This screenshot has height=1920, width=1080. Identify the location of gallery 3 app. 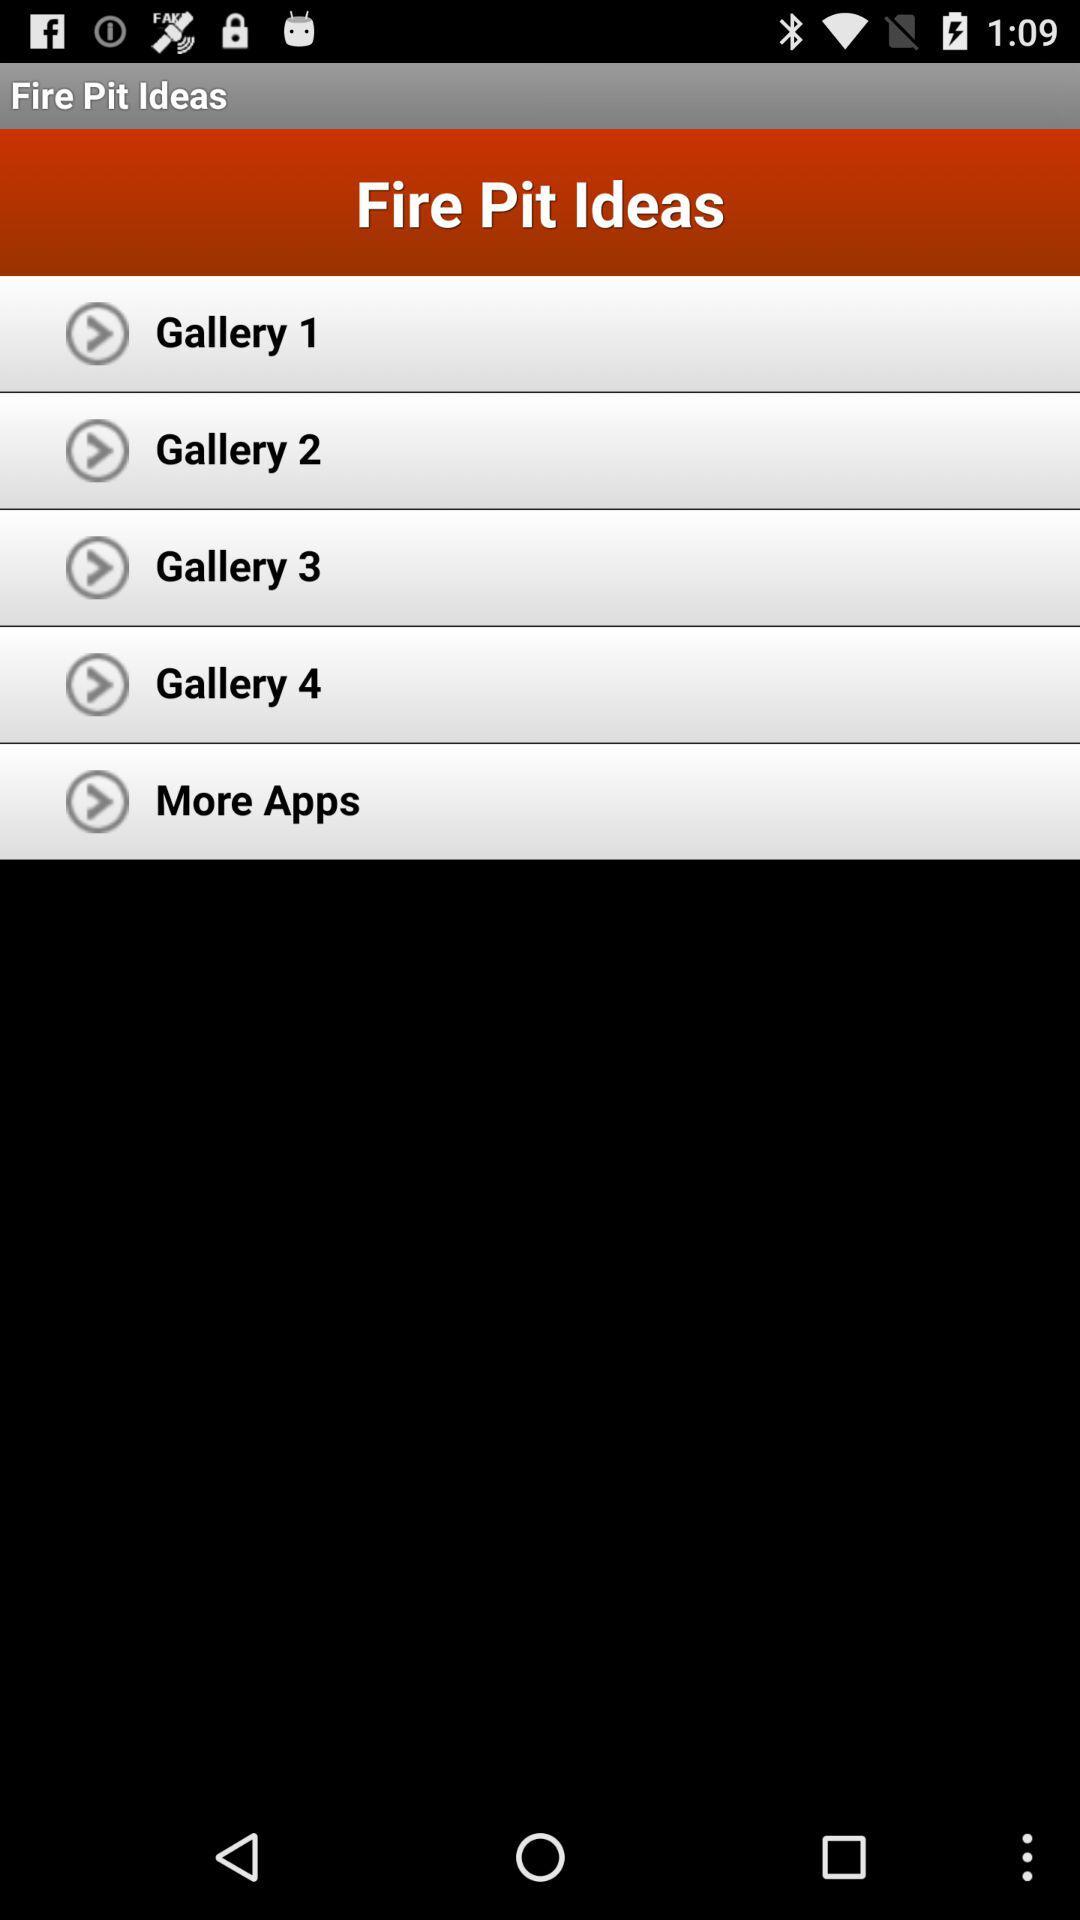
(237, 563).